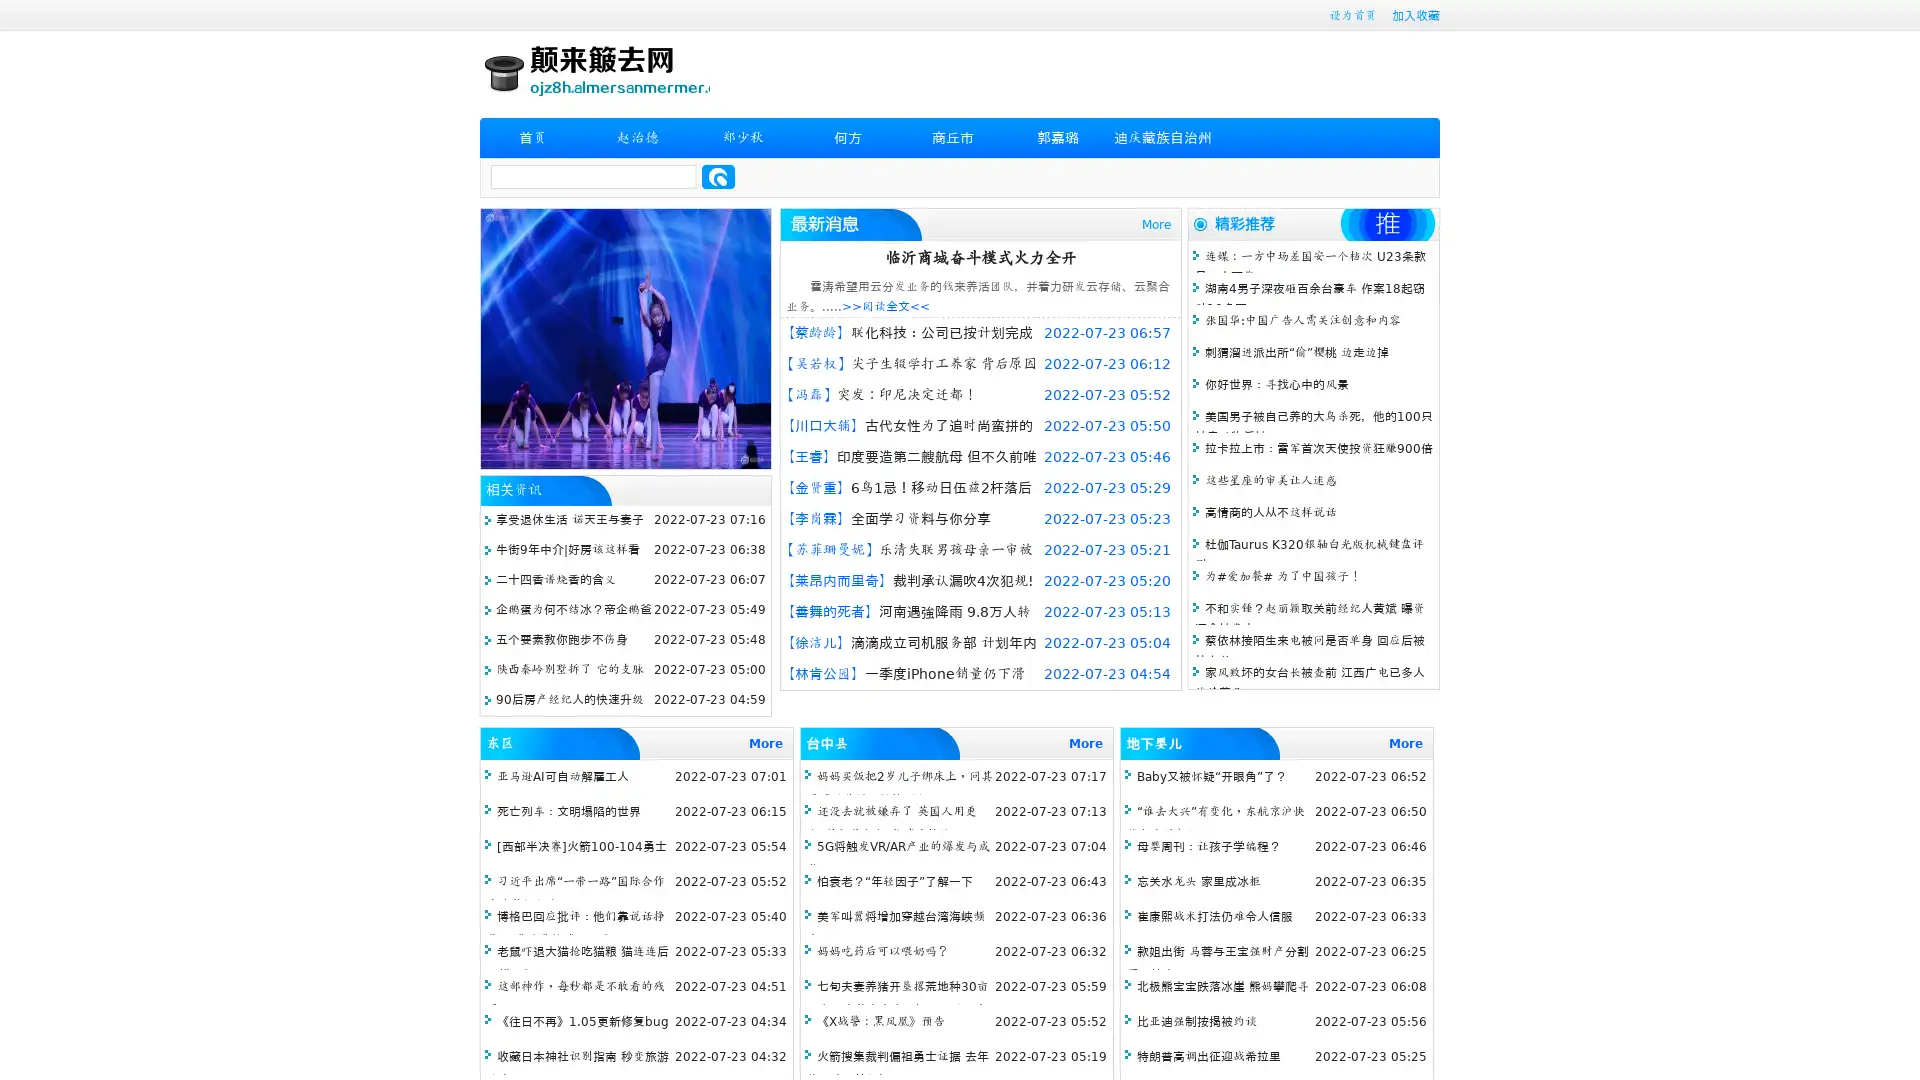 Image resolution: width=1920 pixels, height=1080 pixels. I want to click on Search, so click(718, 176).